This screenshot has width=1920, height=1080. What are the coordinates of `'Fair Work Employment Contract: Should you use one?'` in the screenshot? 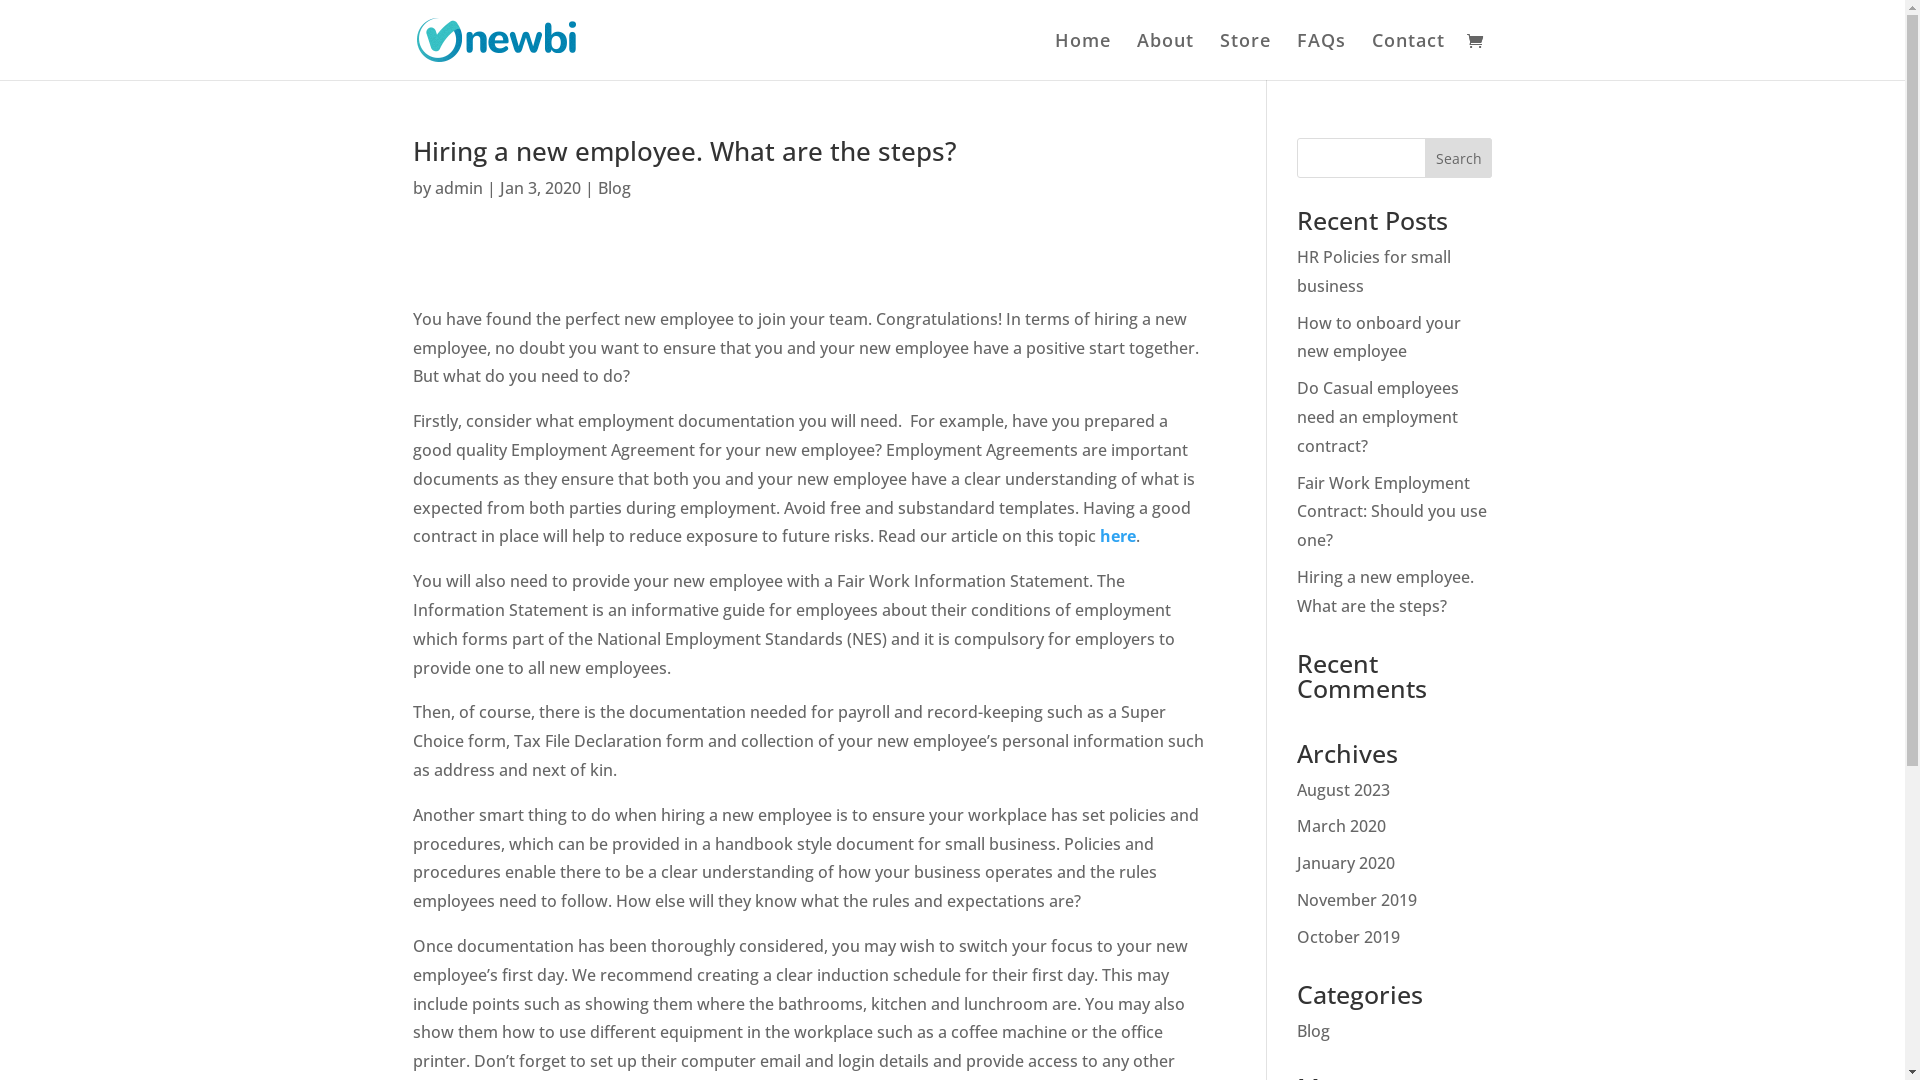 It's located at (1391, 511).